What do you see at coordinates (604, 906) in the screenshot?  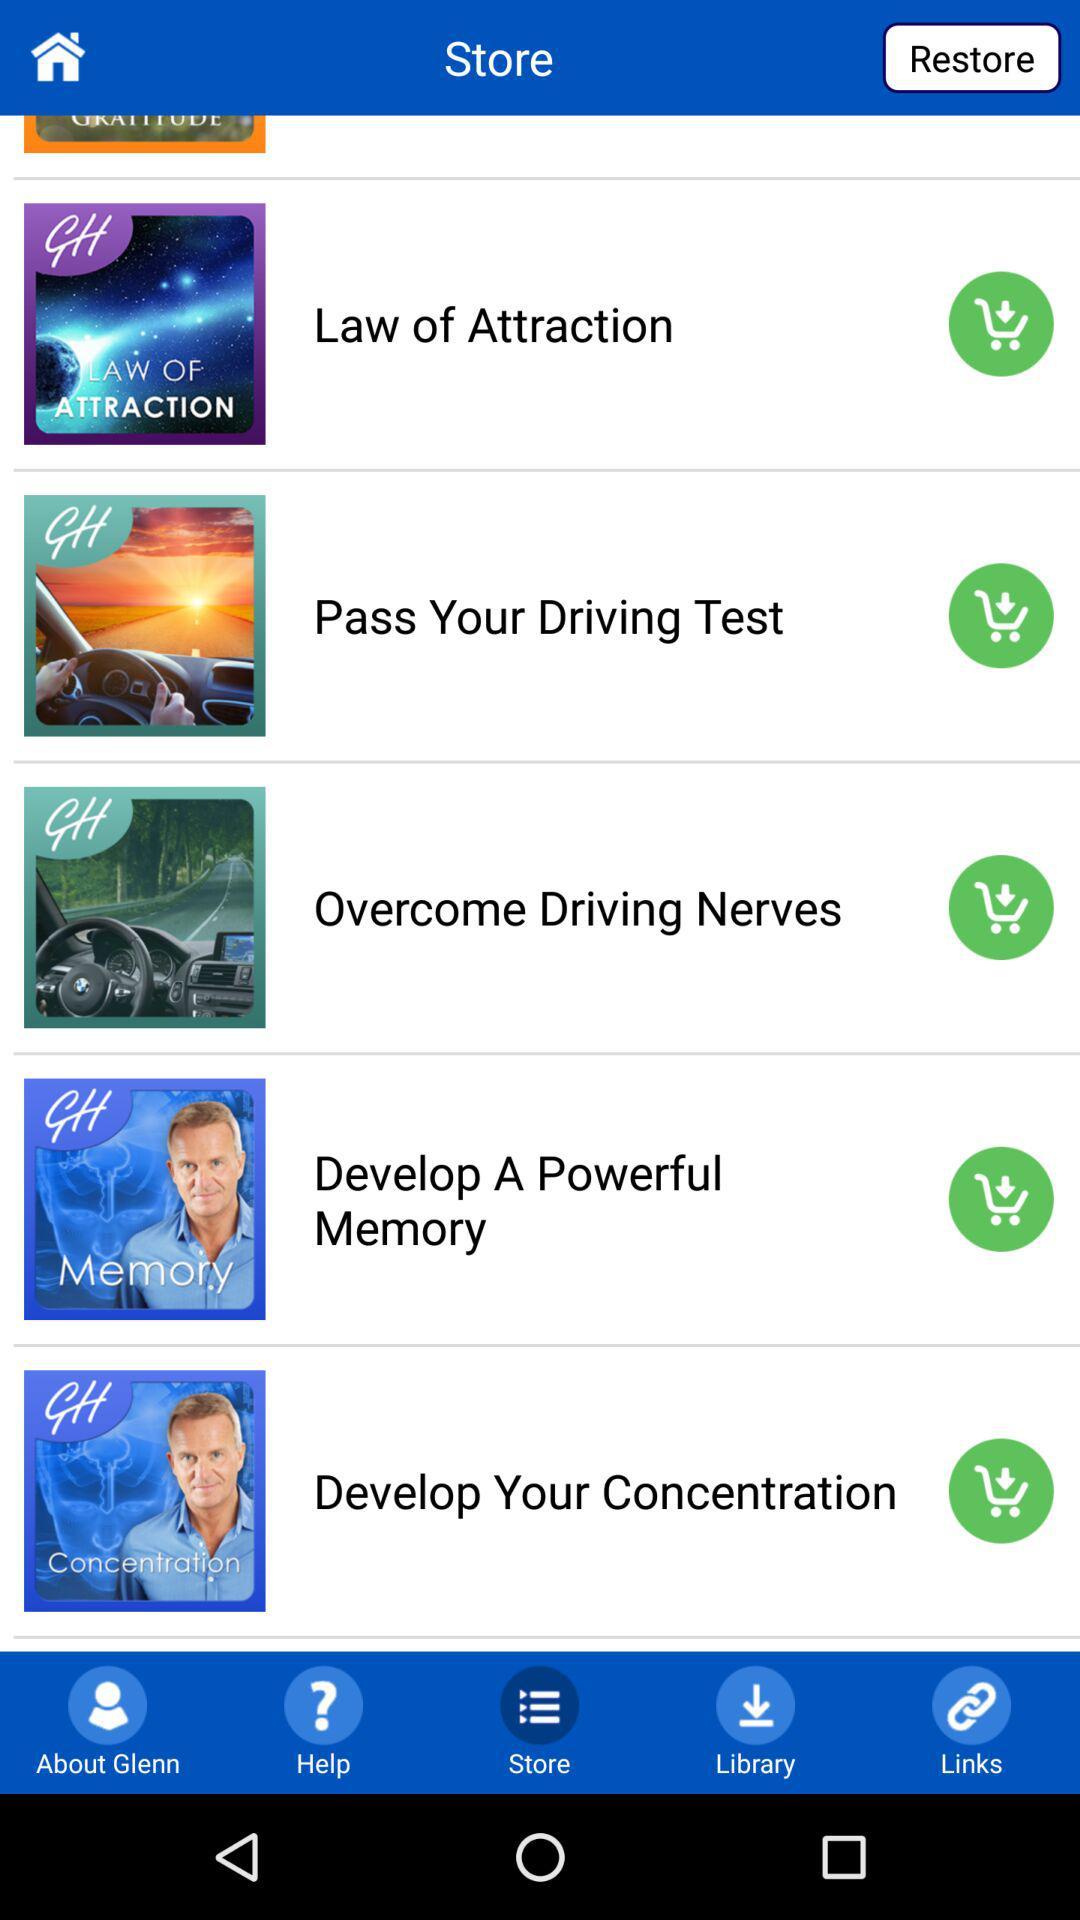 I see `overcome driving nerves` at bounding box center [604, 906].